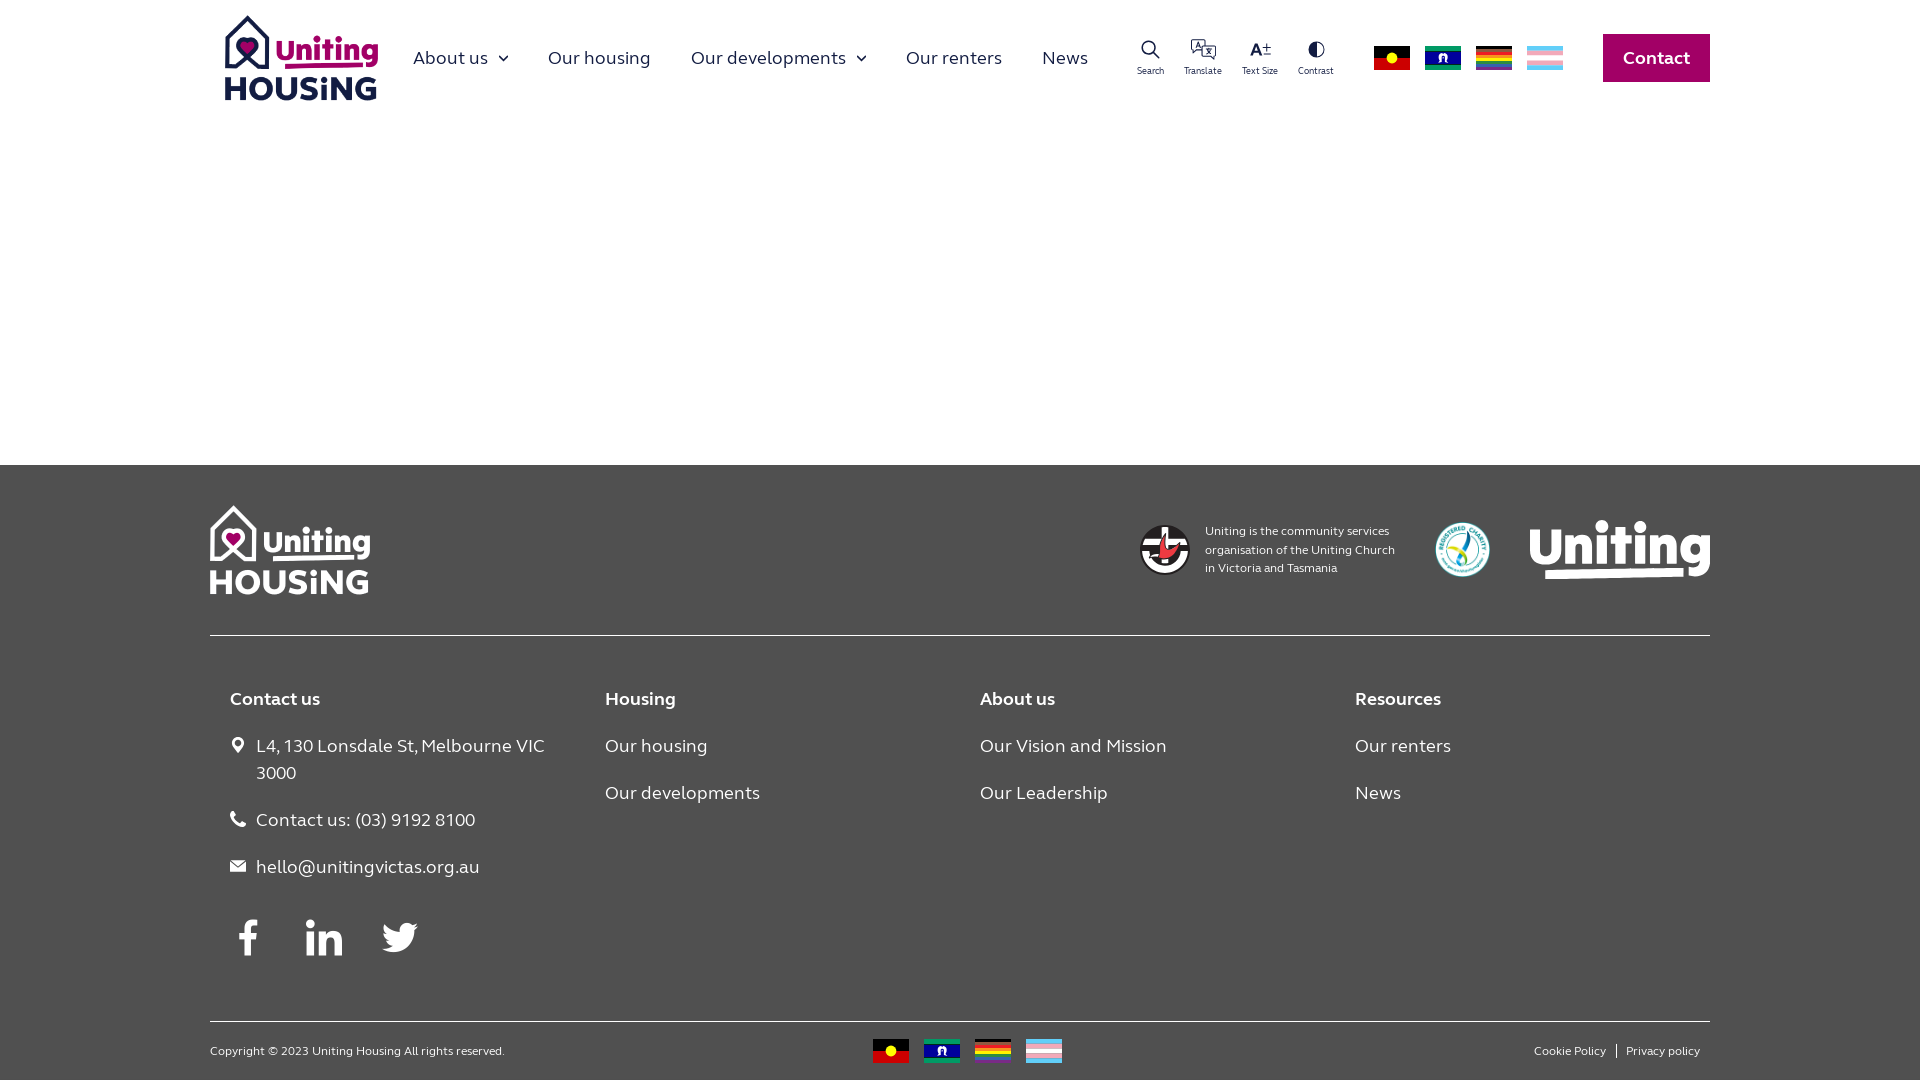 This screenshot has width=1920, height=1080. I want to click on 'Search', so click(1150, 56).